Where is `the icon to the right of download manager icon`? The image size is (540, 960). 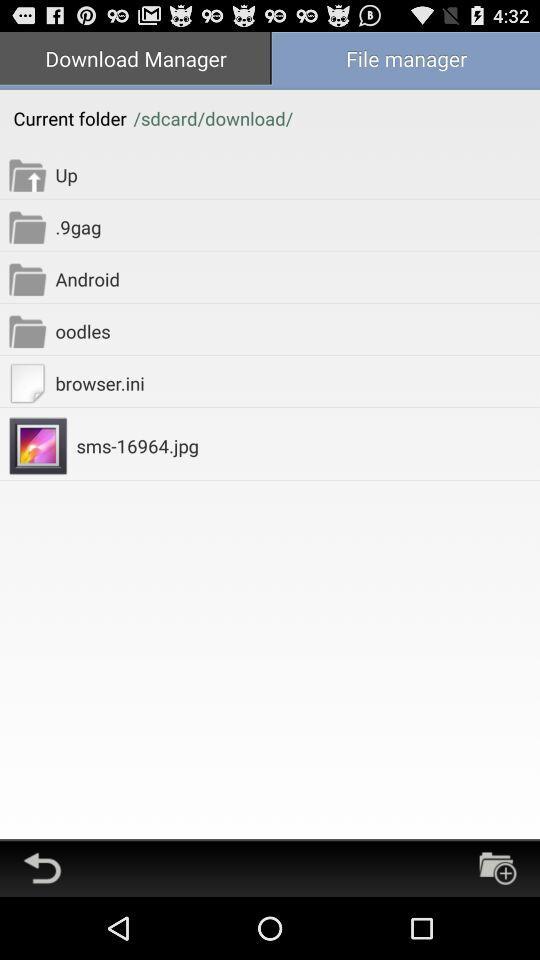
the icon to the right of download manager icon is located at coordinates (405, 59).